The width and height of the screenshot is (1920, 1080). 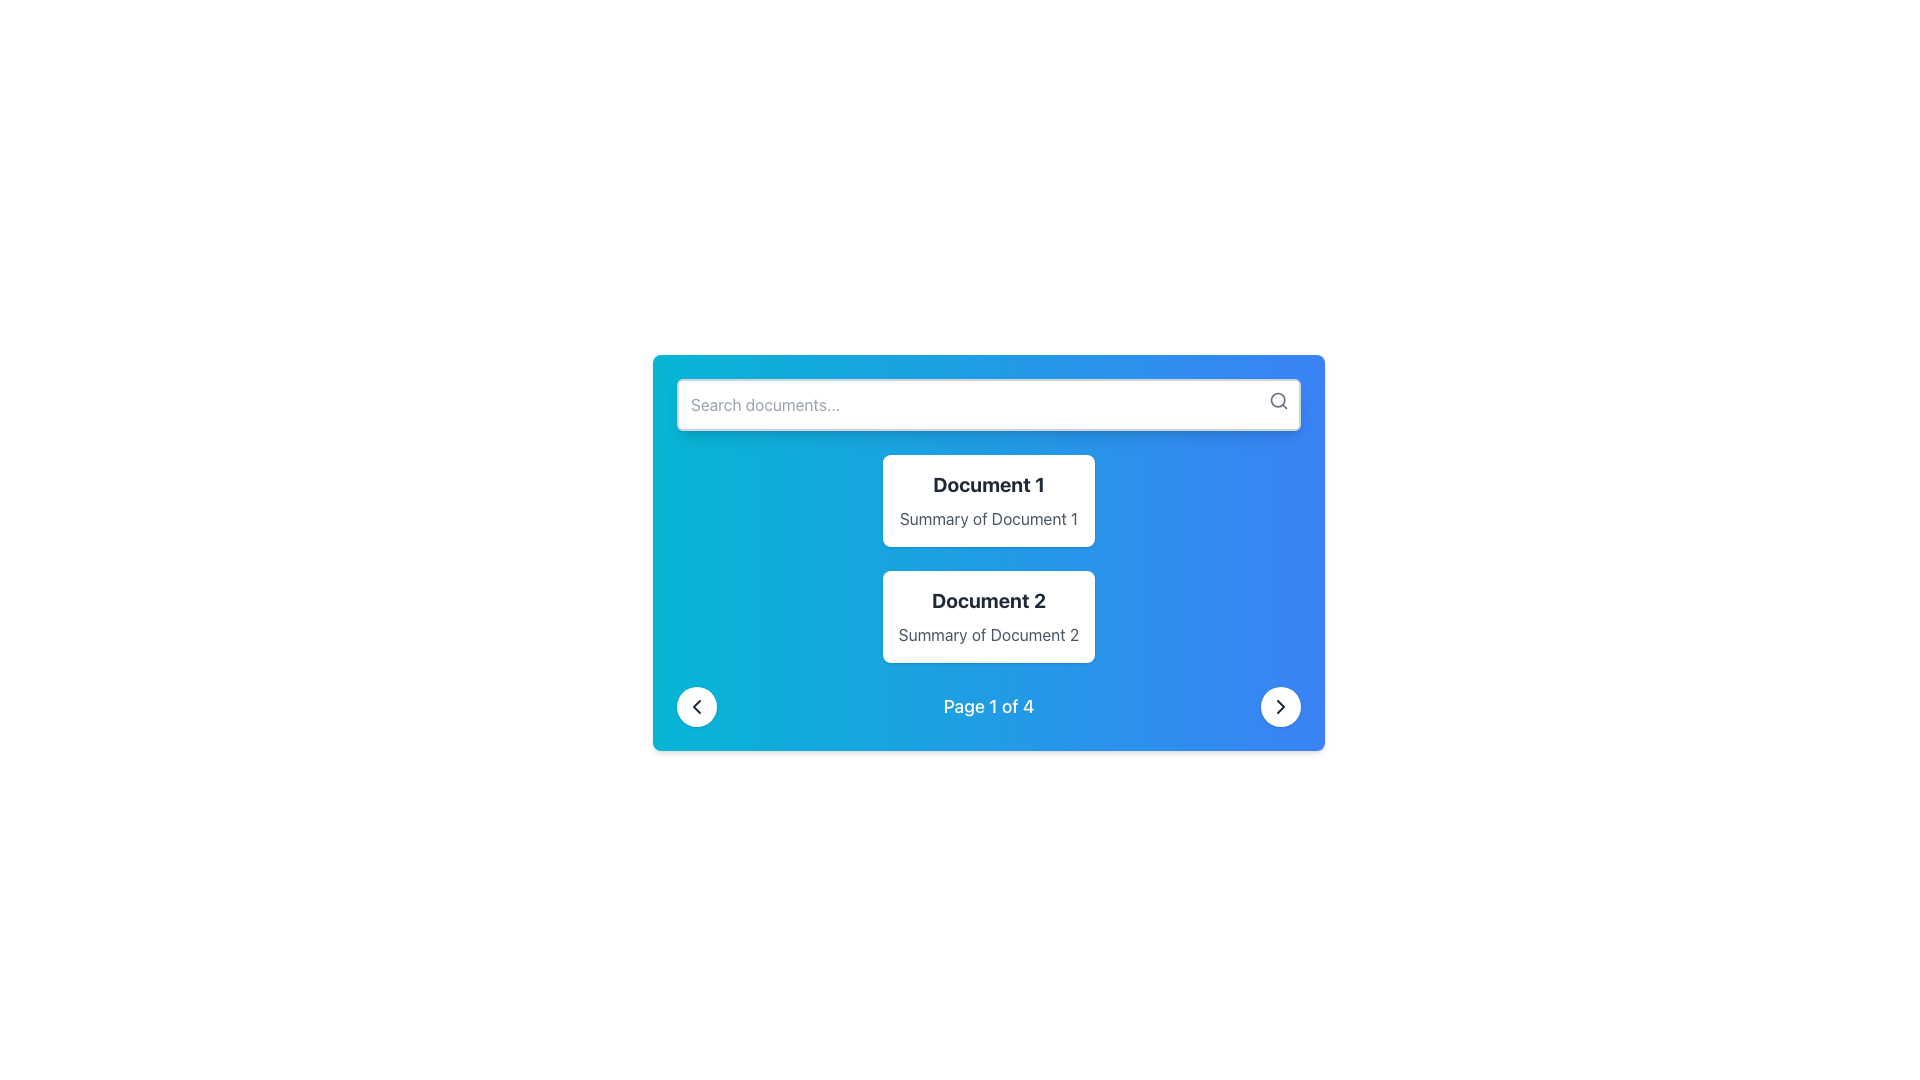 I want to click on the descriptive text element that provides context for the 'Document 2' title, located below the title within a card component, so click(x=988, y=635).